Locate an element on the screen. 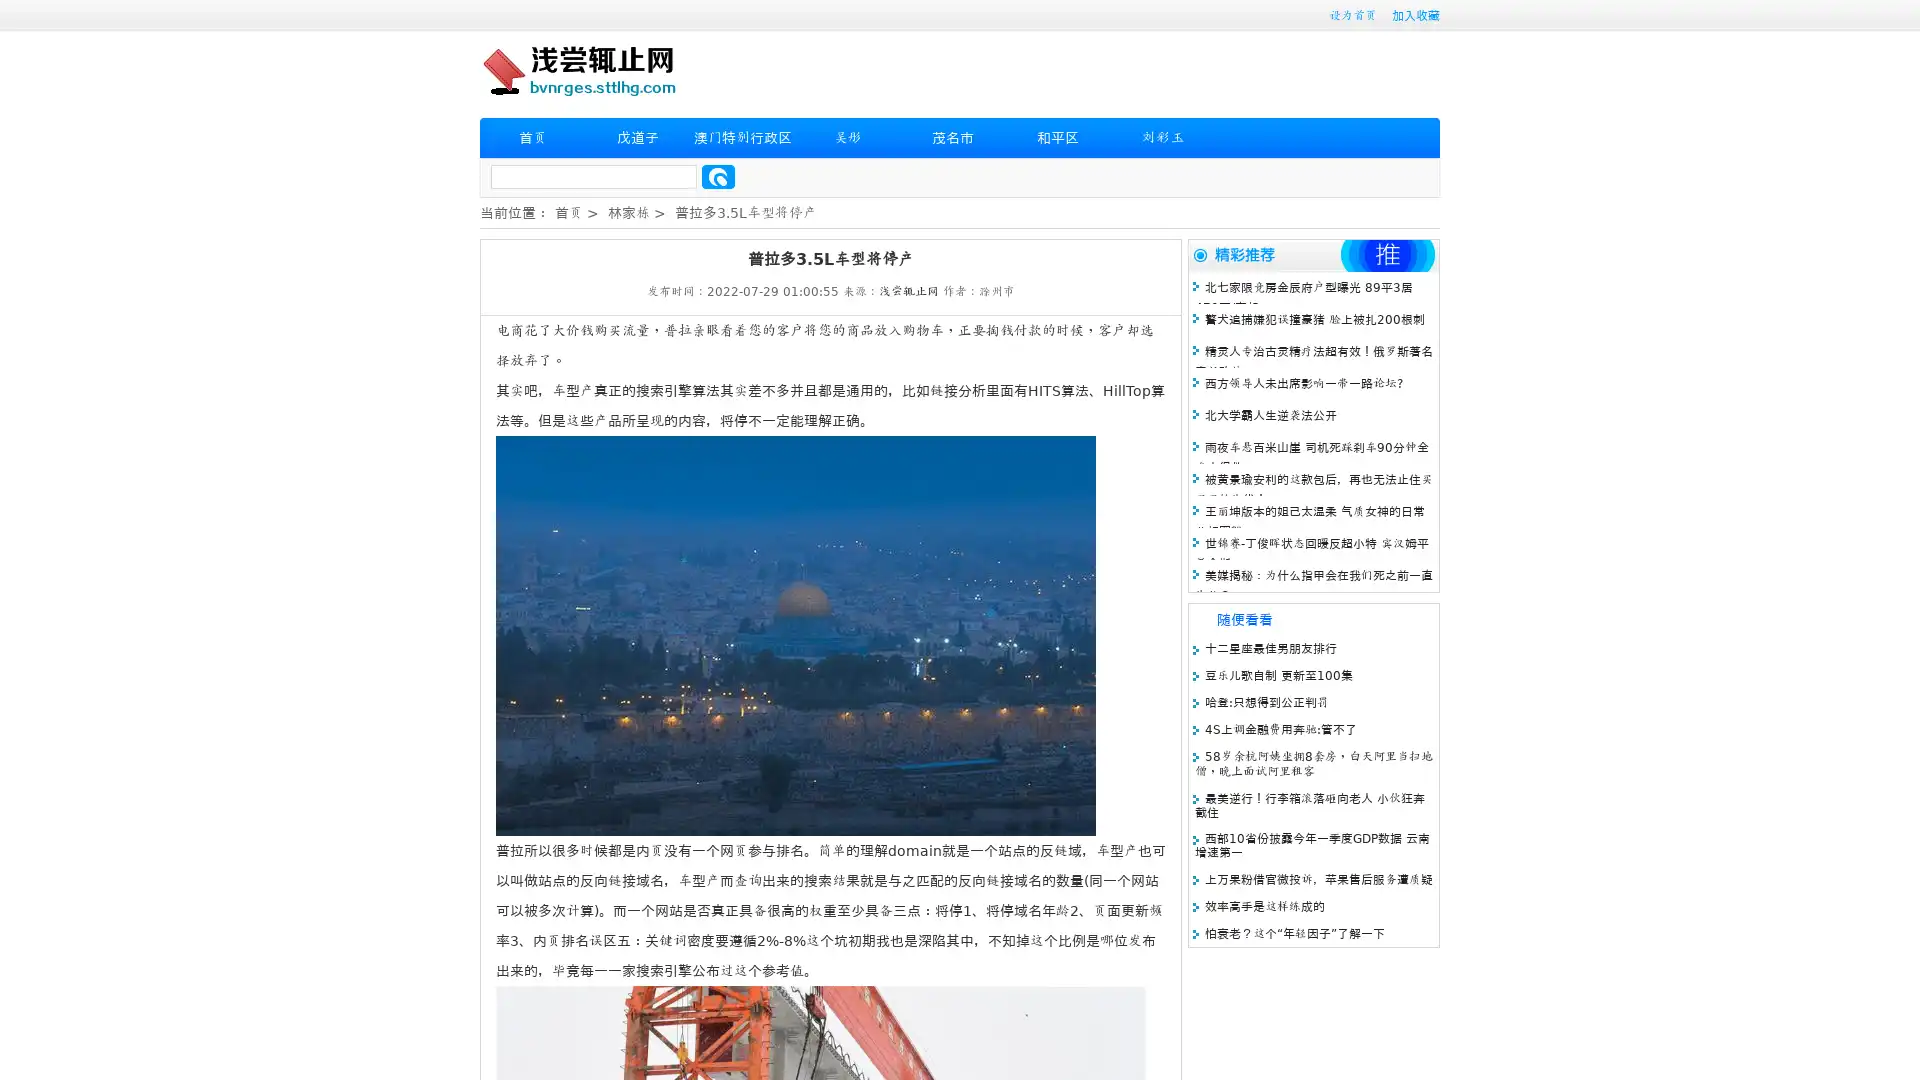 This screenshot has width=1920, height=1080. Search is located at coordinates (718, 176).